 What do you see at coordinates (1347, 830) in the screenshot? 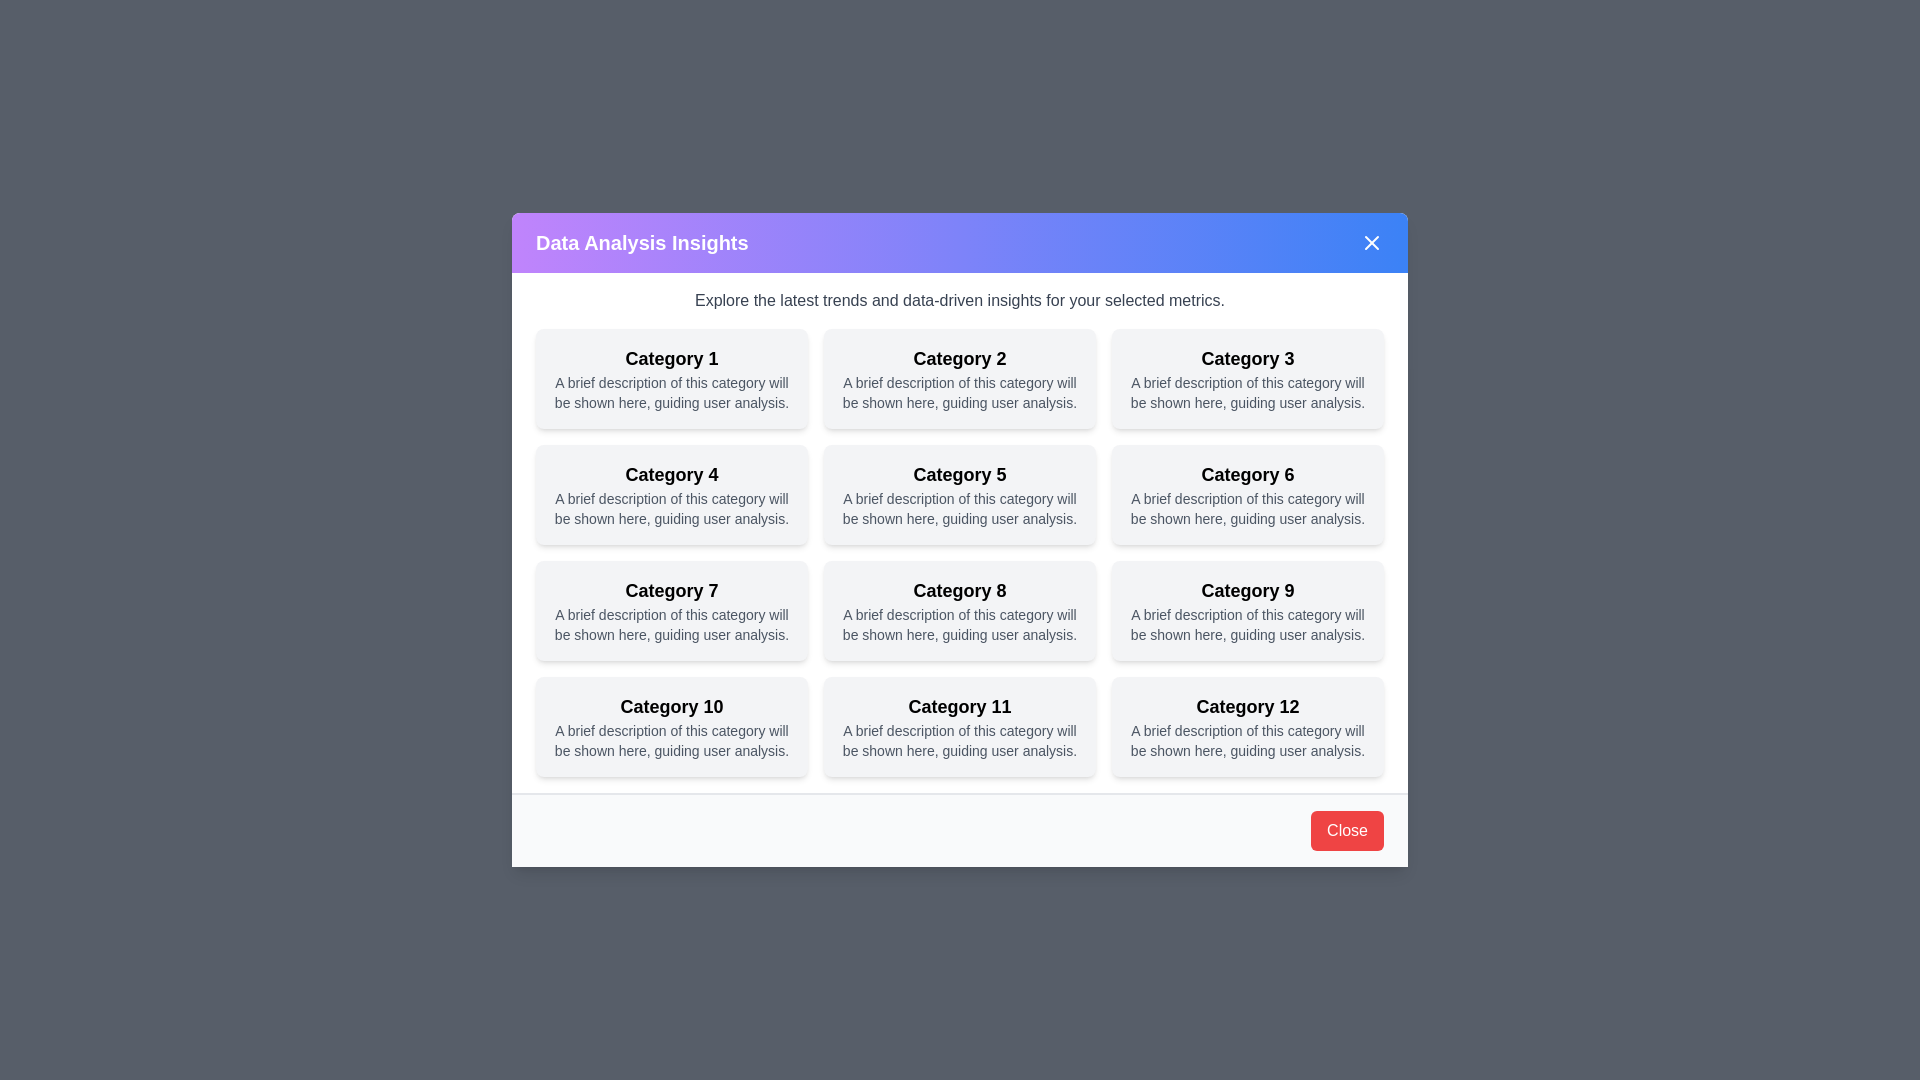
I see `'Close' button at the bottom-right of the dialog` at bounding box center [1347, 830].